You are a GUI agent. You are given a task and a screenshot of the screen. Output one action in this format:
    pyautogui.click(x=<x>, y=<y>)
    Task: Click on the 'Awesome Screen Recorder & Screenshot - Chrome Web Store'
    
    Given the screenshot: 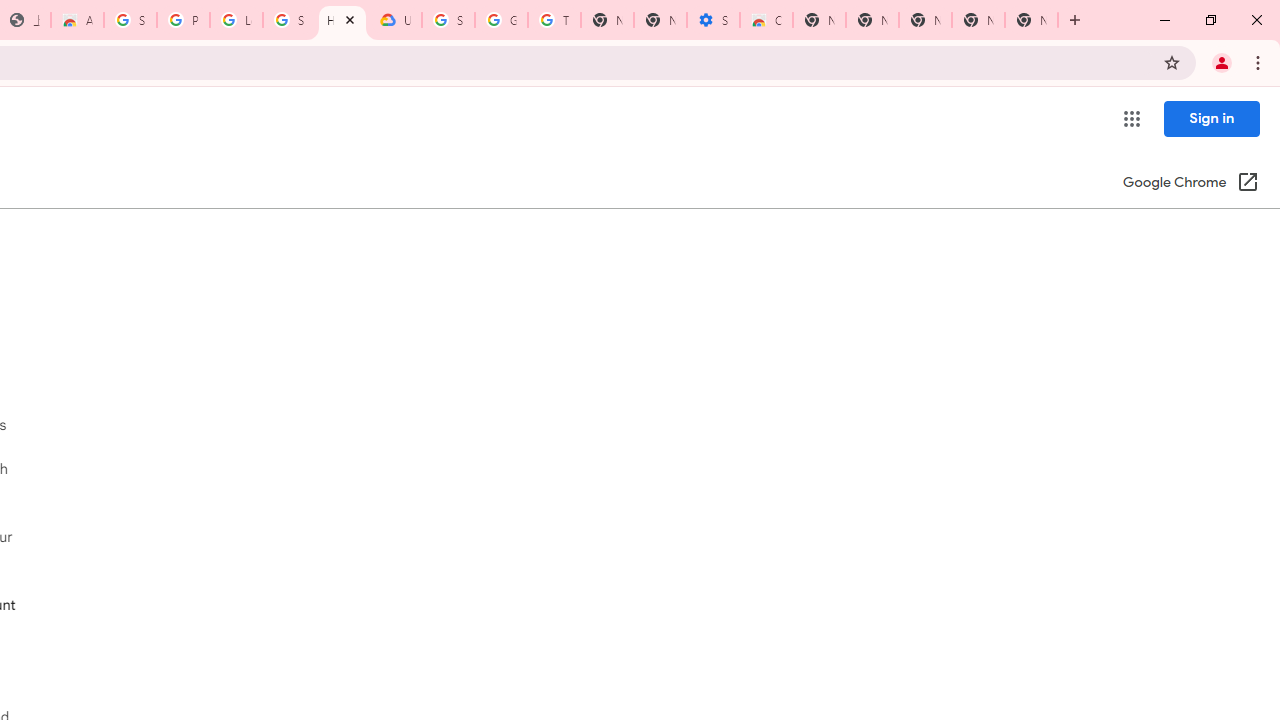 What is the action you would take?
    pyautogui.click(x=77, y=20)
    